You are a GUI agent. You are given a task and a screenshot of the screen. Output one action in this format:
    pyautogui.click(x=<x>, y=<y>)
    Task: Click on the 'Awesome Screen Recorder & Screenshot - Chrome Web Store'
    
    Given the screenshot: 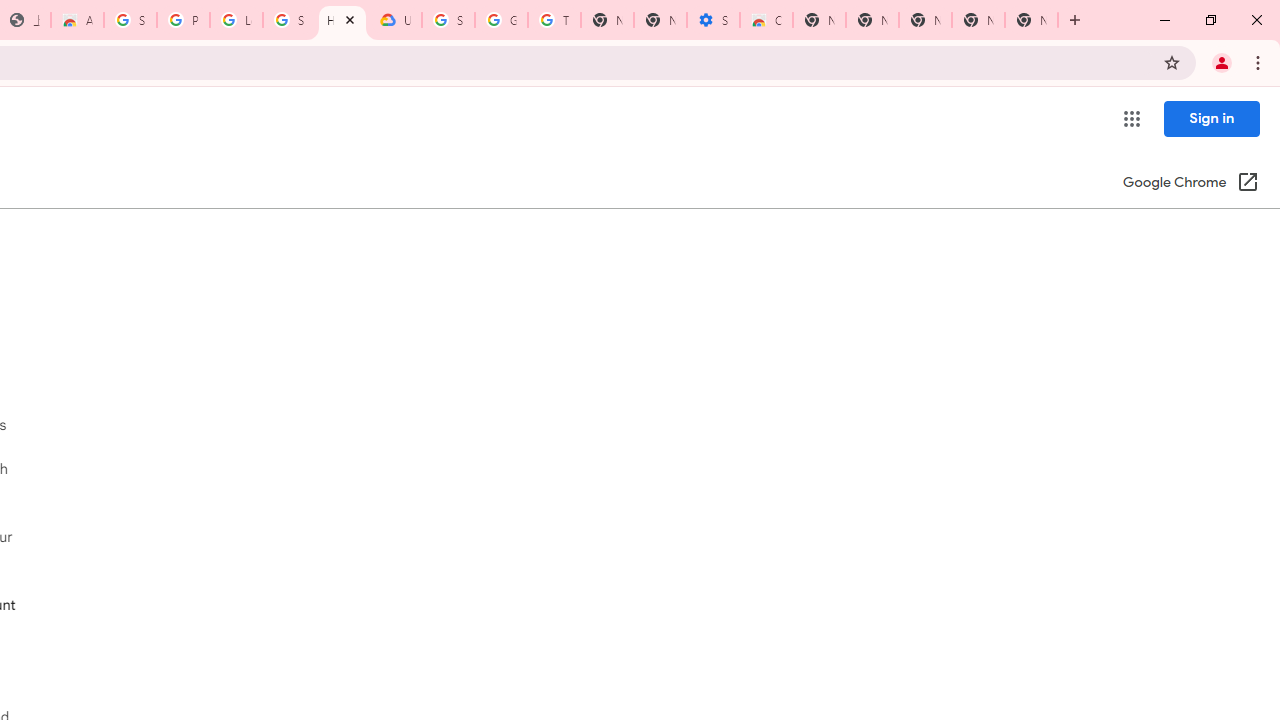 What is the action you would take?
    pyautogui.click(x=77, y=20)
    